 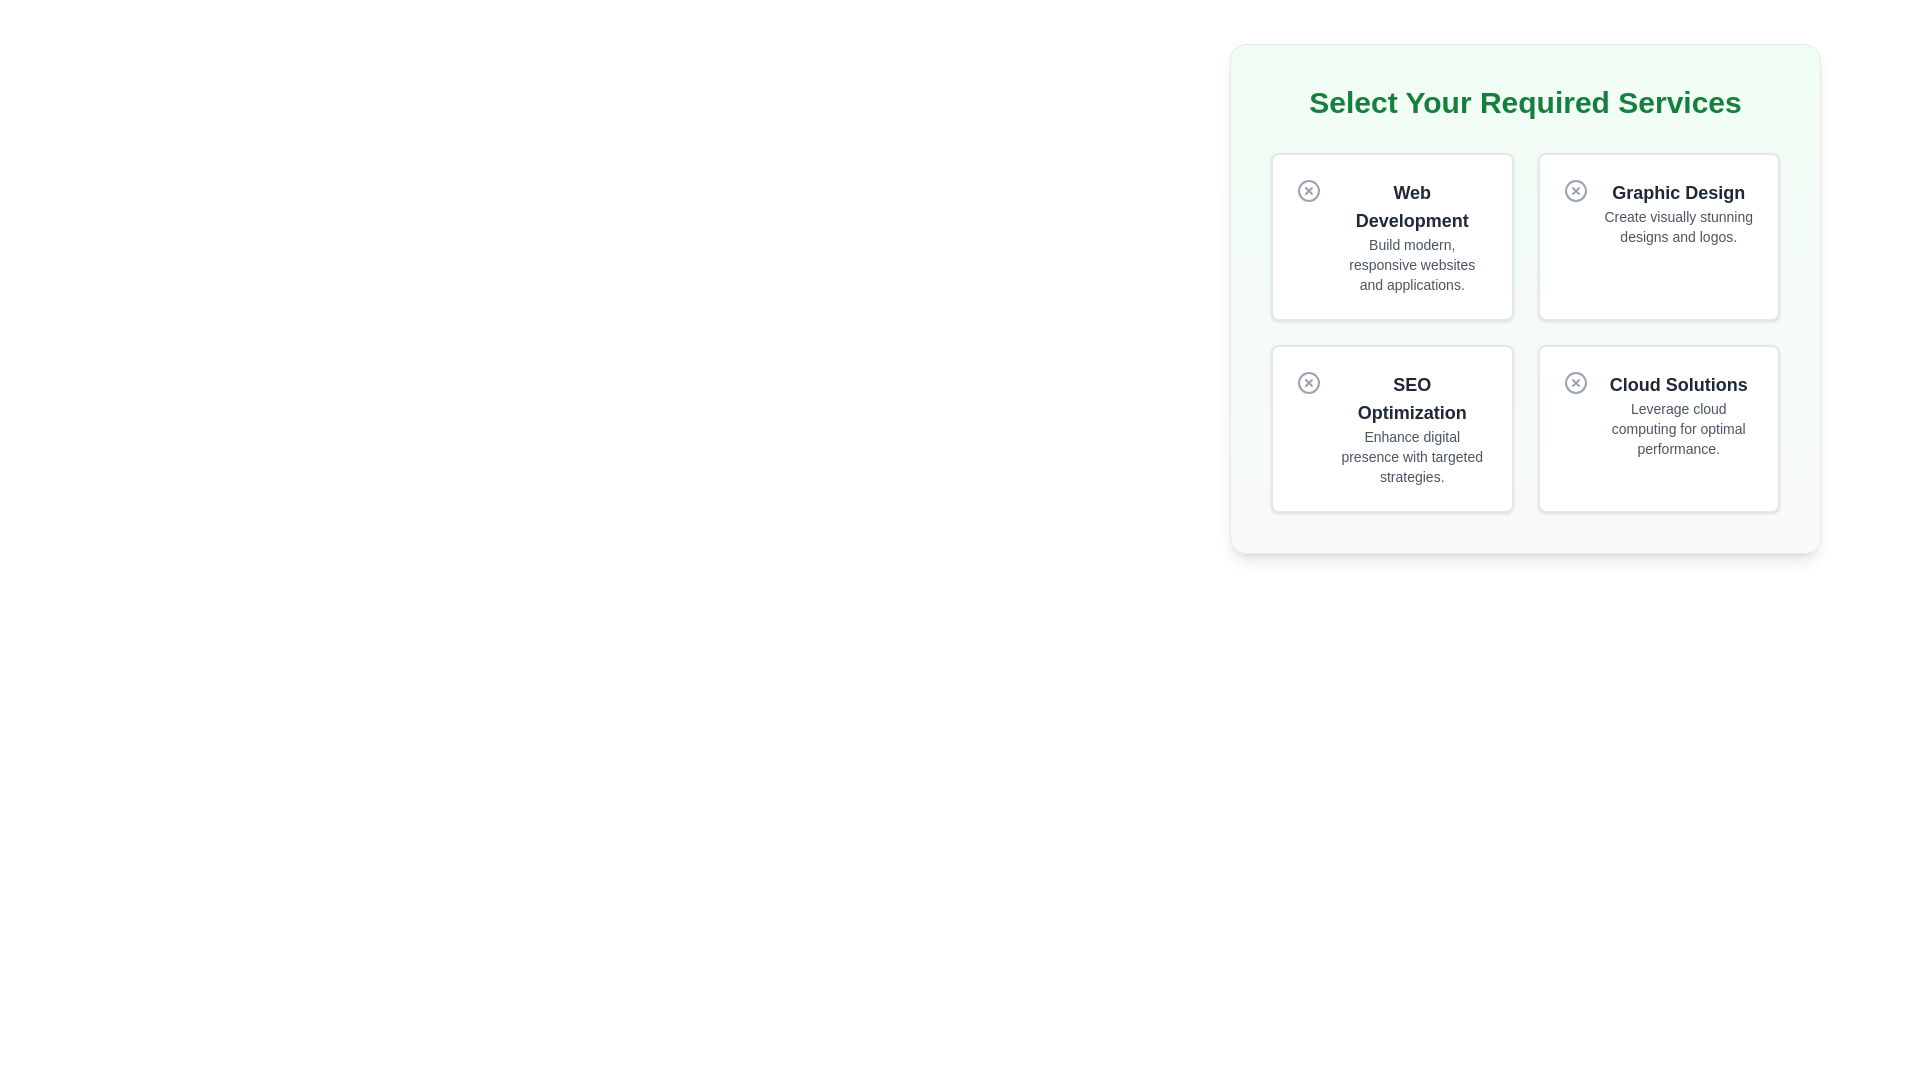 I want to click on the button located in the top left corner of the 'Cloud Solutions' card in the bottom-right of a 2x2 grid layout, so click(x=1574, y=382).